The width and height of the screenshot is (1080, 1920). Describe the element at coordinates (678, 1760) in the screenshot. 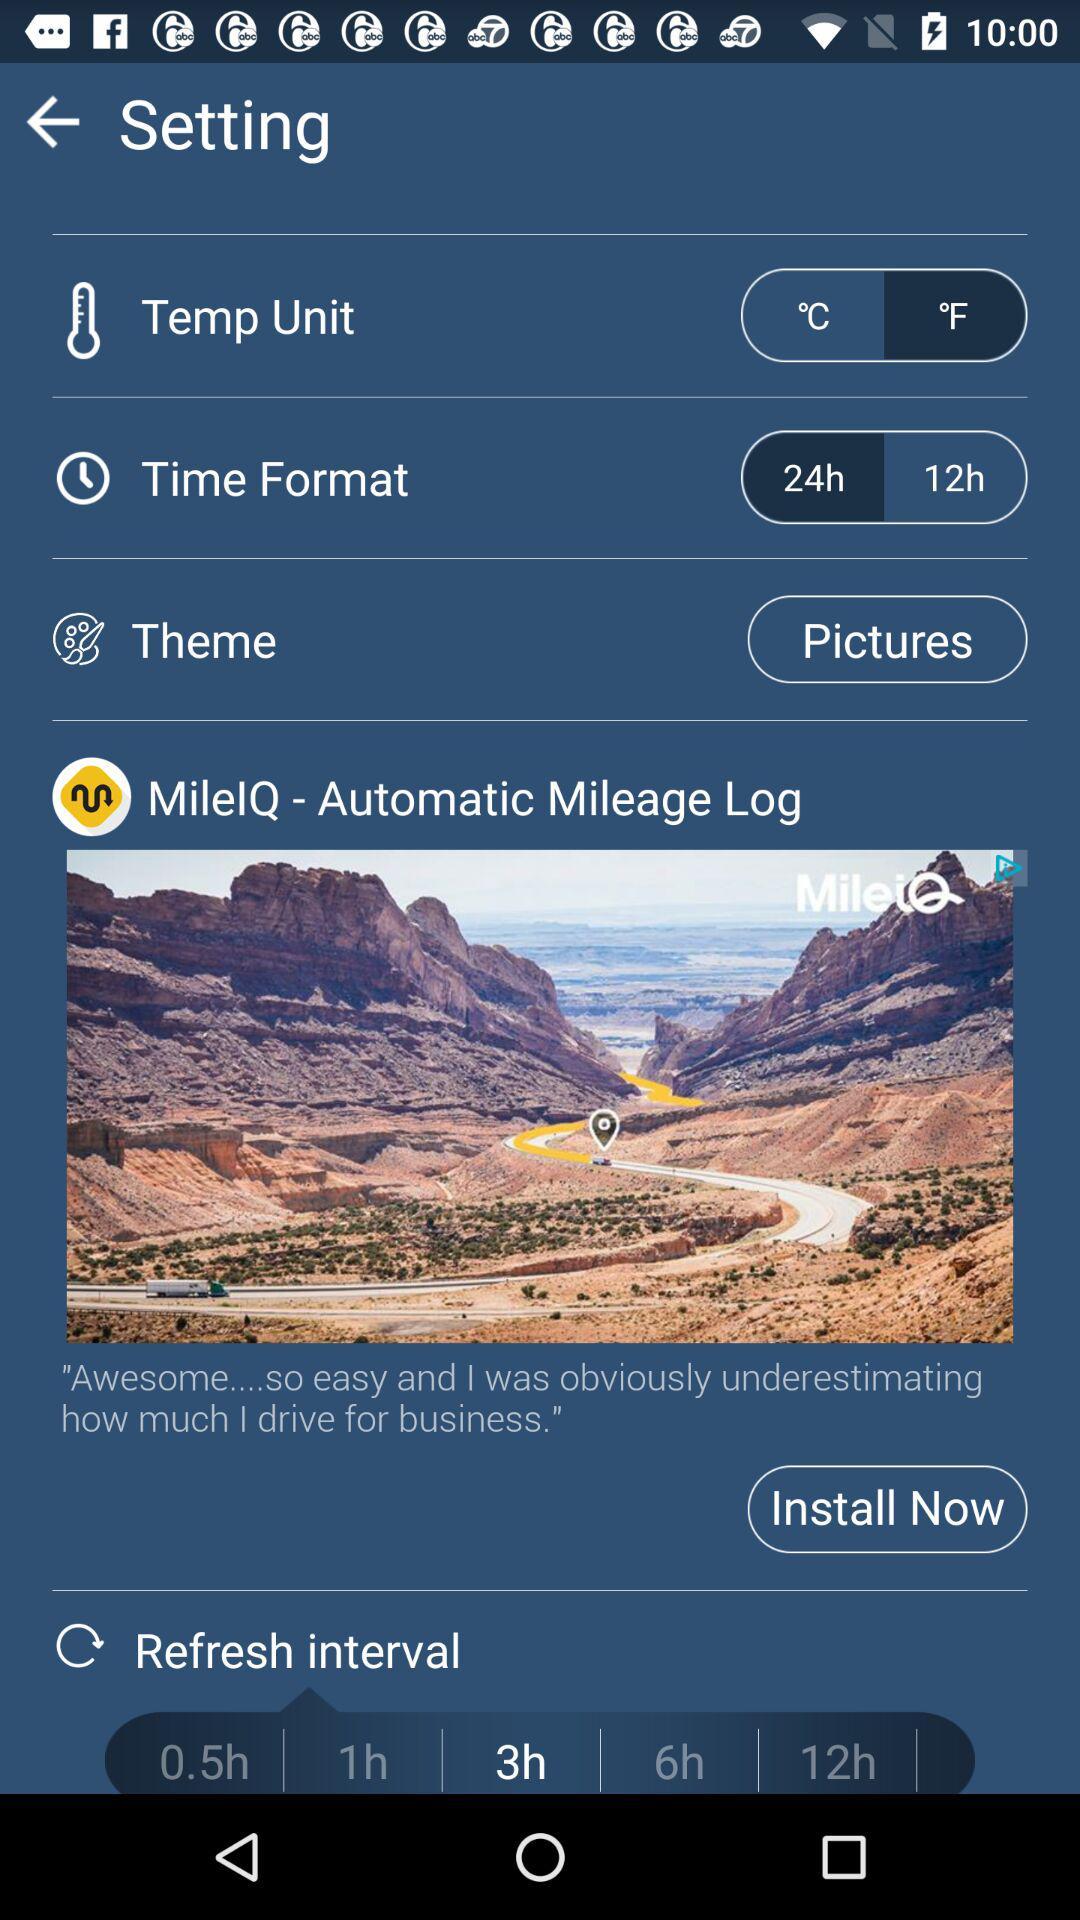

I see `item to the right of the 3h` at that location.